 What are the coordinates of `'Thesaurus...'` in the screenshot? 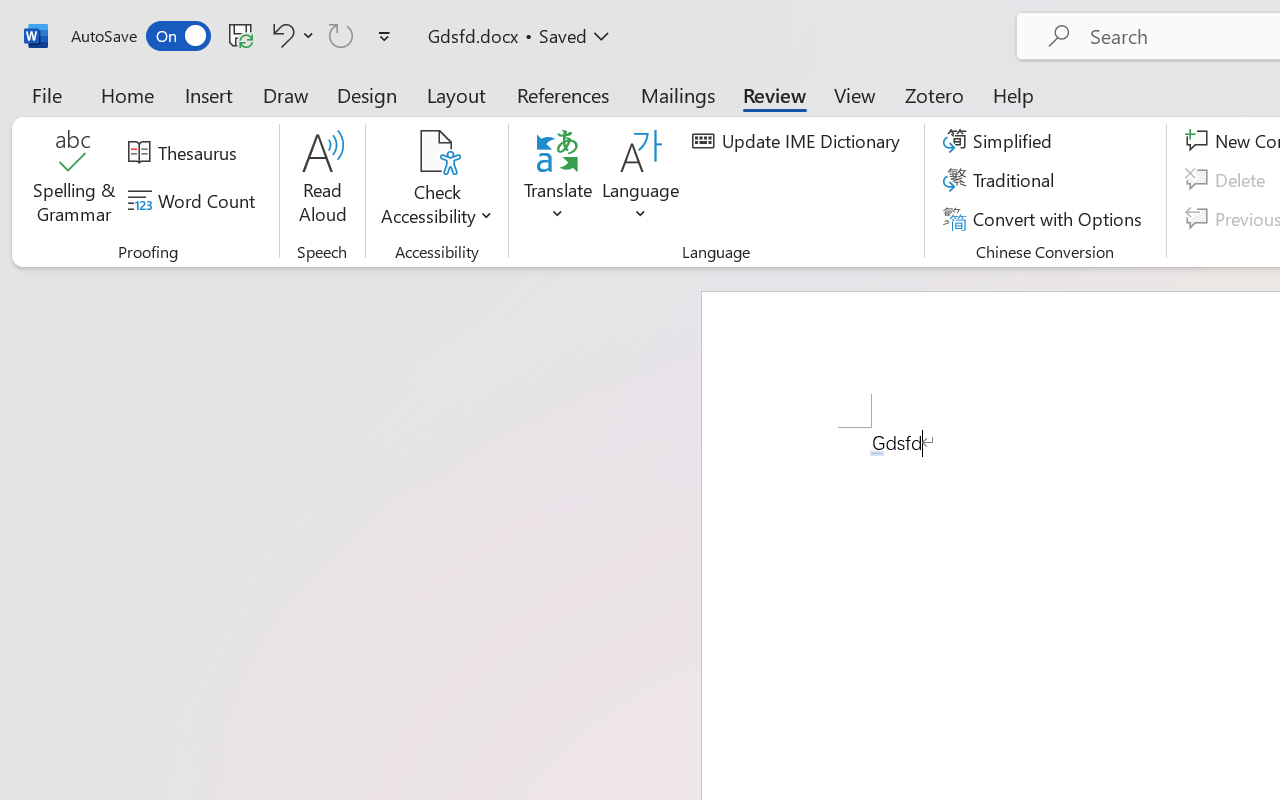 It's located at (185, 153).